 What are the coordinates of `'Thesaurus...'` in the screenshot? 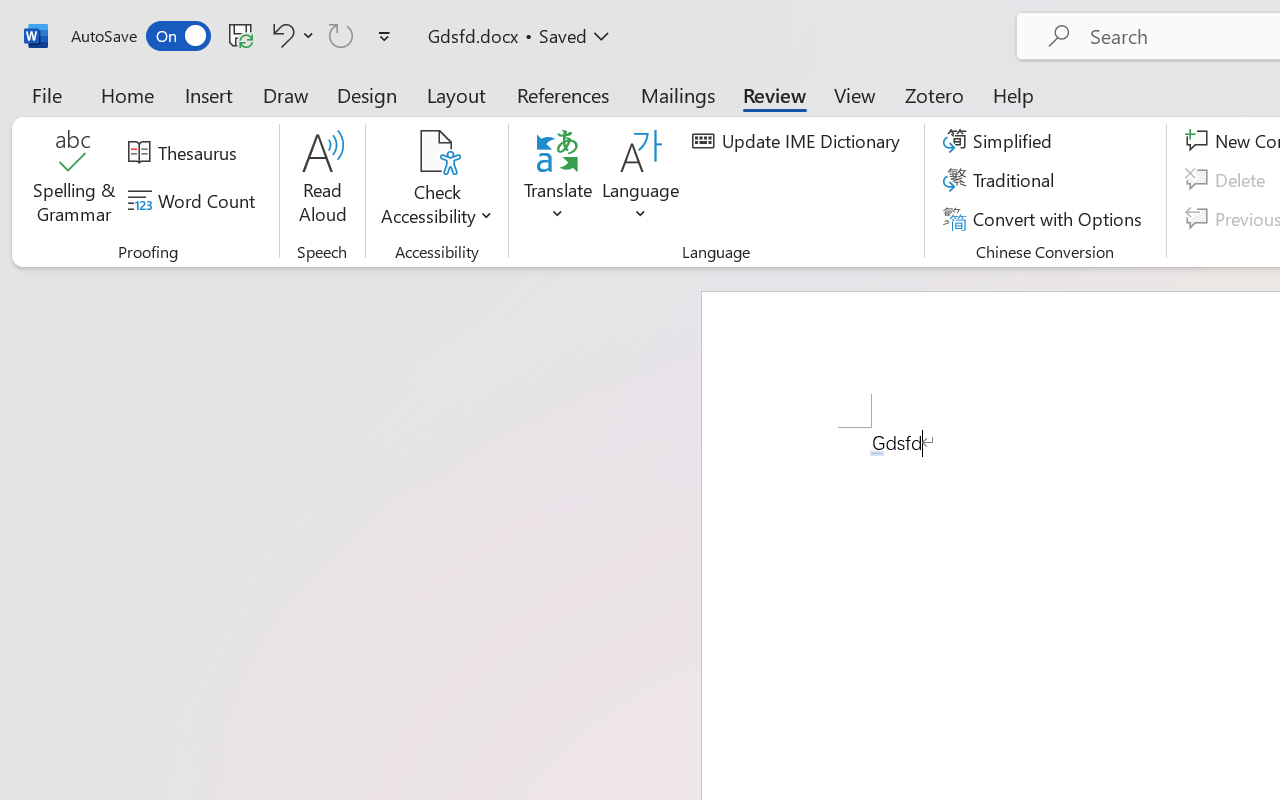 It's located at (185, 153).